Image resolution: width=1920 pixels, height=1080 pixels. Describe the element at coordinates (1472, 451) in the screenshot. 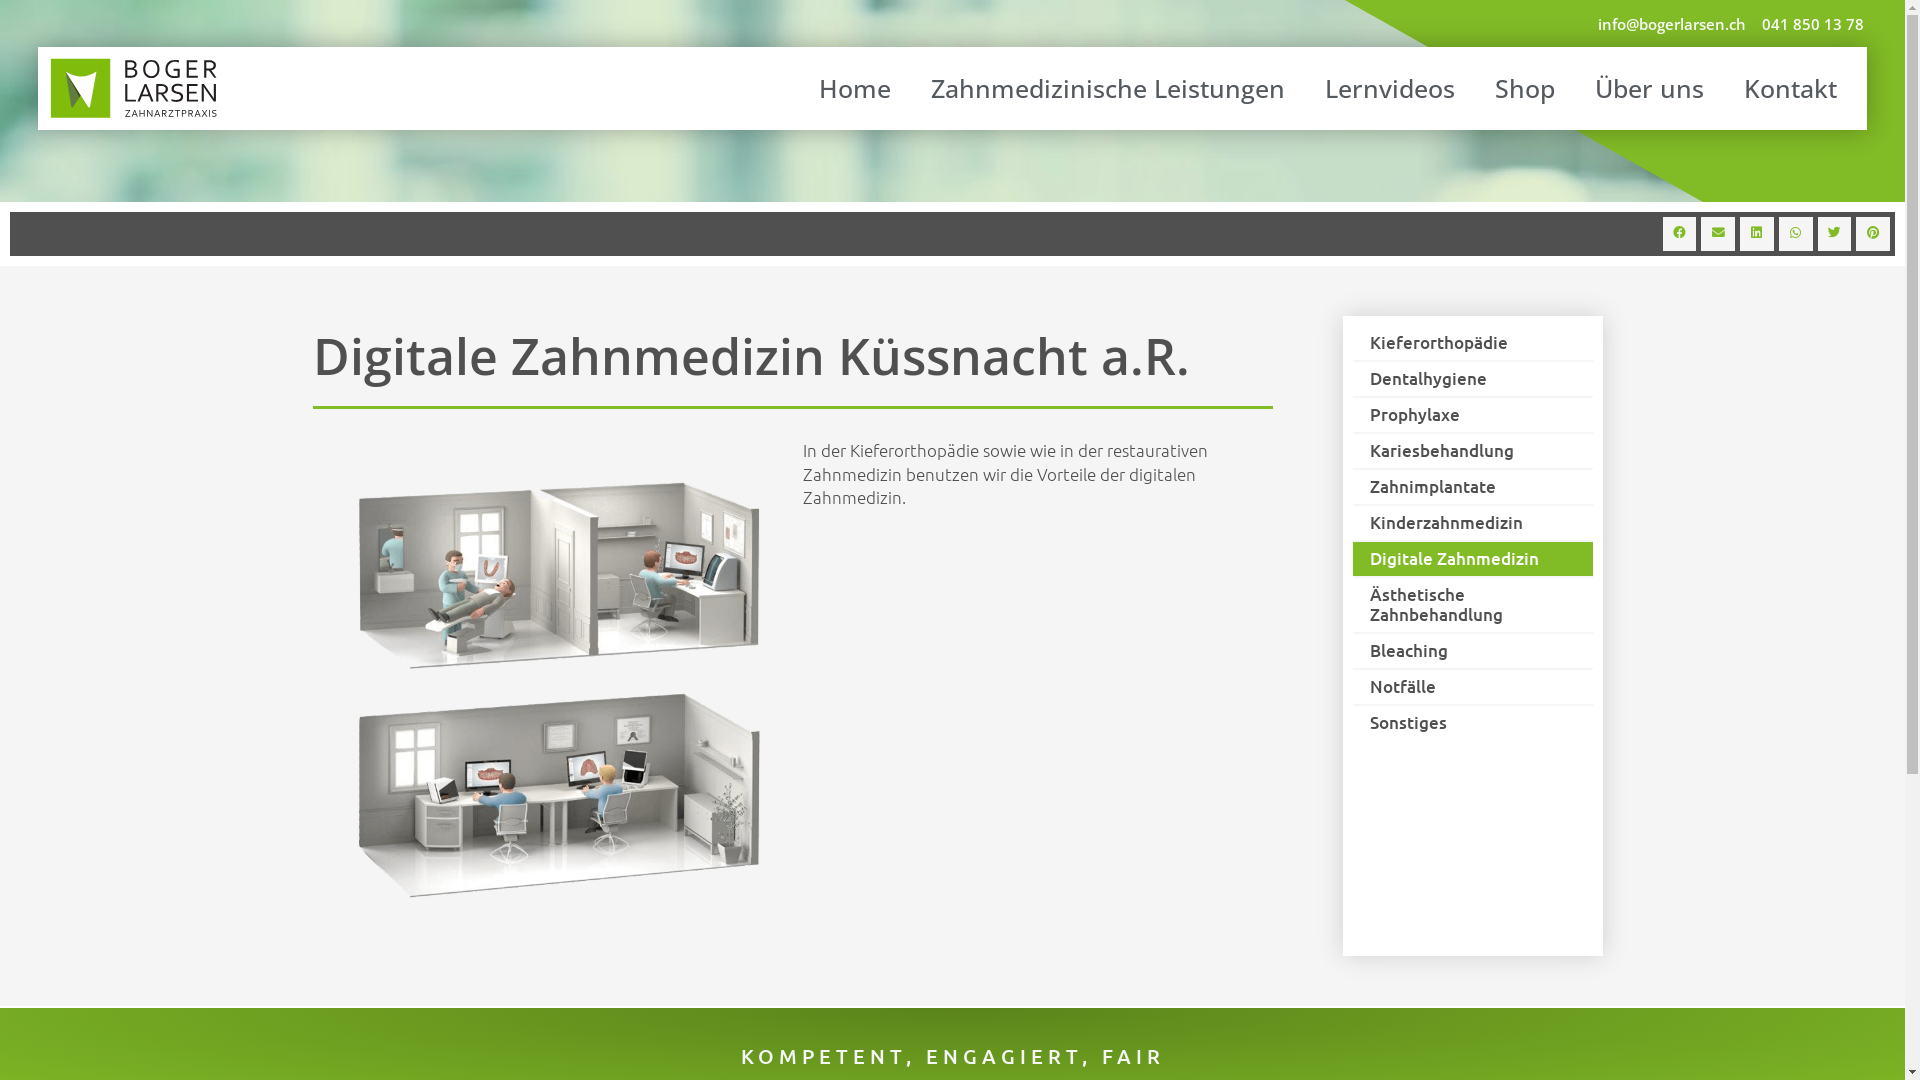

I see `'Kariesbehandlung'` at that location.